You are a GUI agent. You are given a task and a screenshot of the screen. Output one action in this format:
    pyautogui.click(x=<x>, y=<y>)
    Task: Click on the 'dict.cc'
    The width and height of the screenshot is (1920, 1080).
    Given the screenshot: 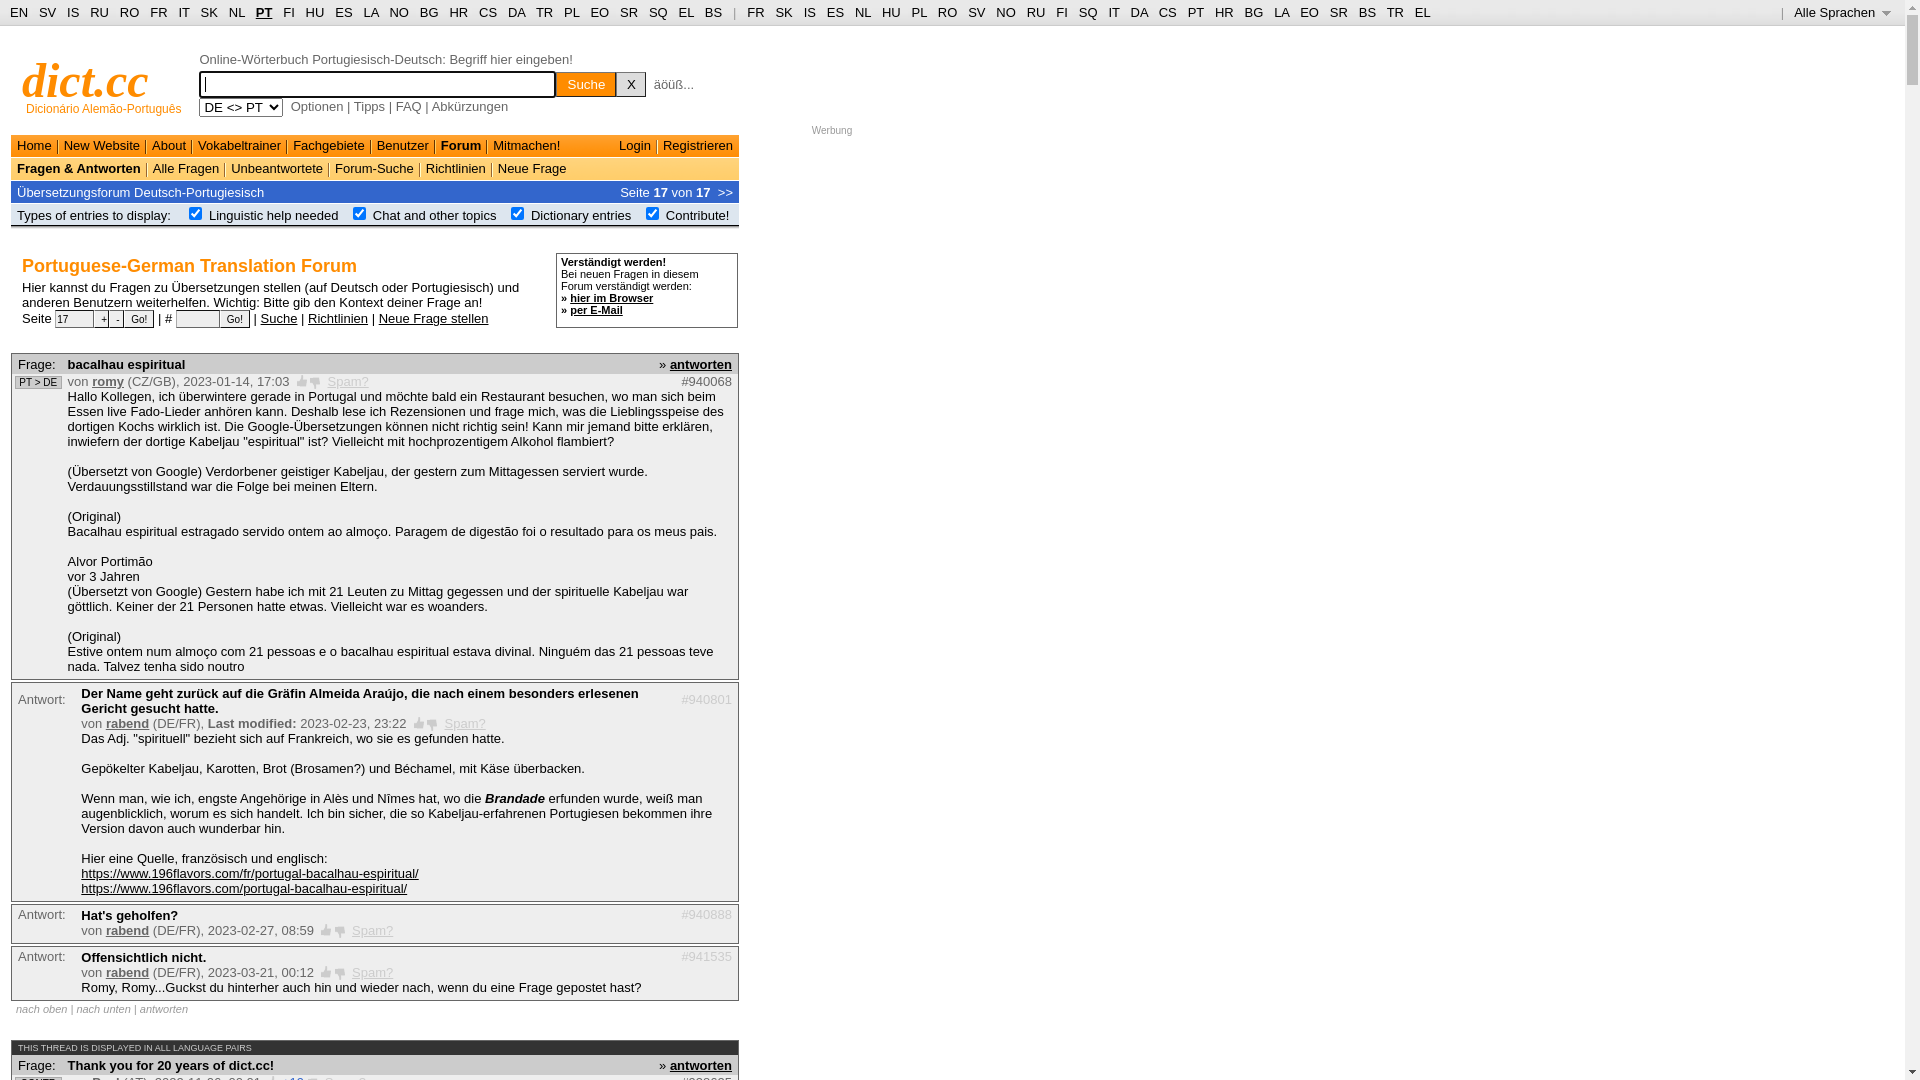 What is the action you would take?
    pyautogui.click(x=84, y=79)
    